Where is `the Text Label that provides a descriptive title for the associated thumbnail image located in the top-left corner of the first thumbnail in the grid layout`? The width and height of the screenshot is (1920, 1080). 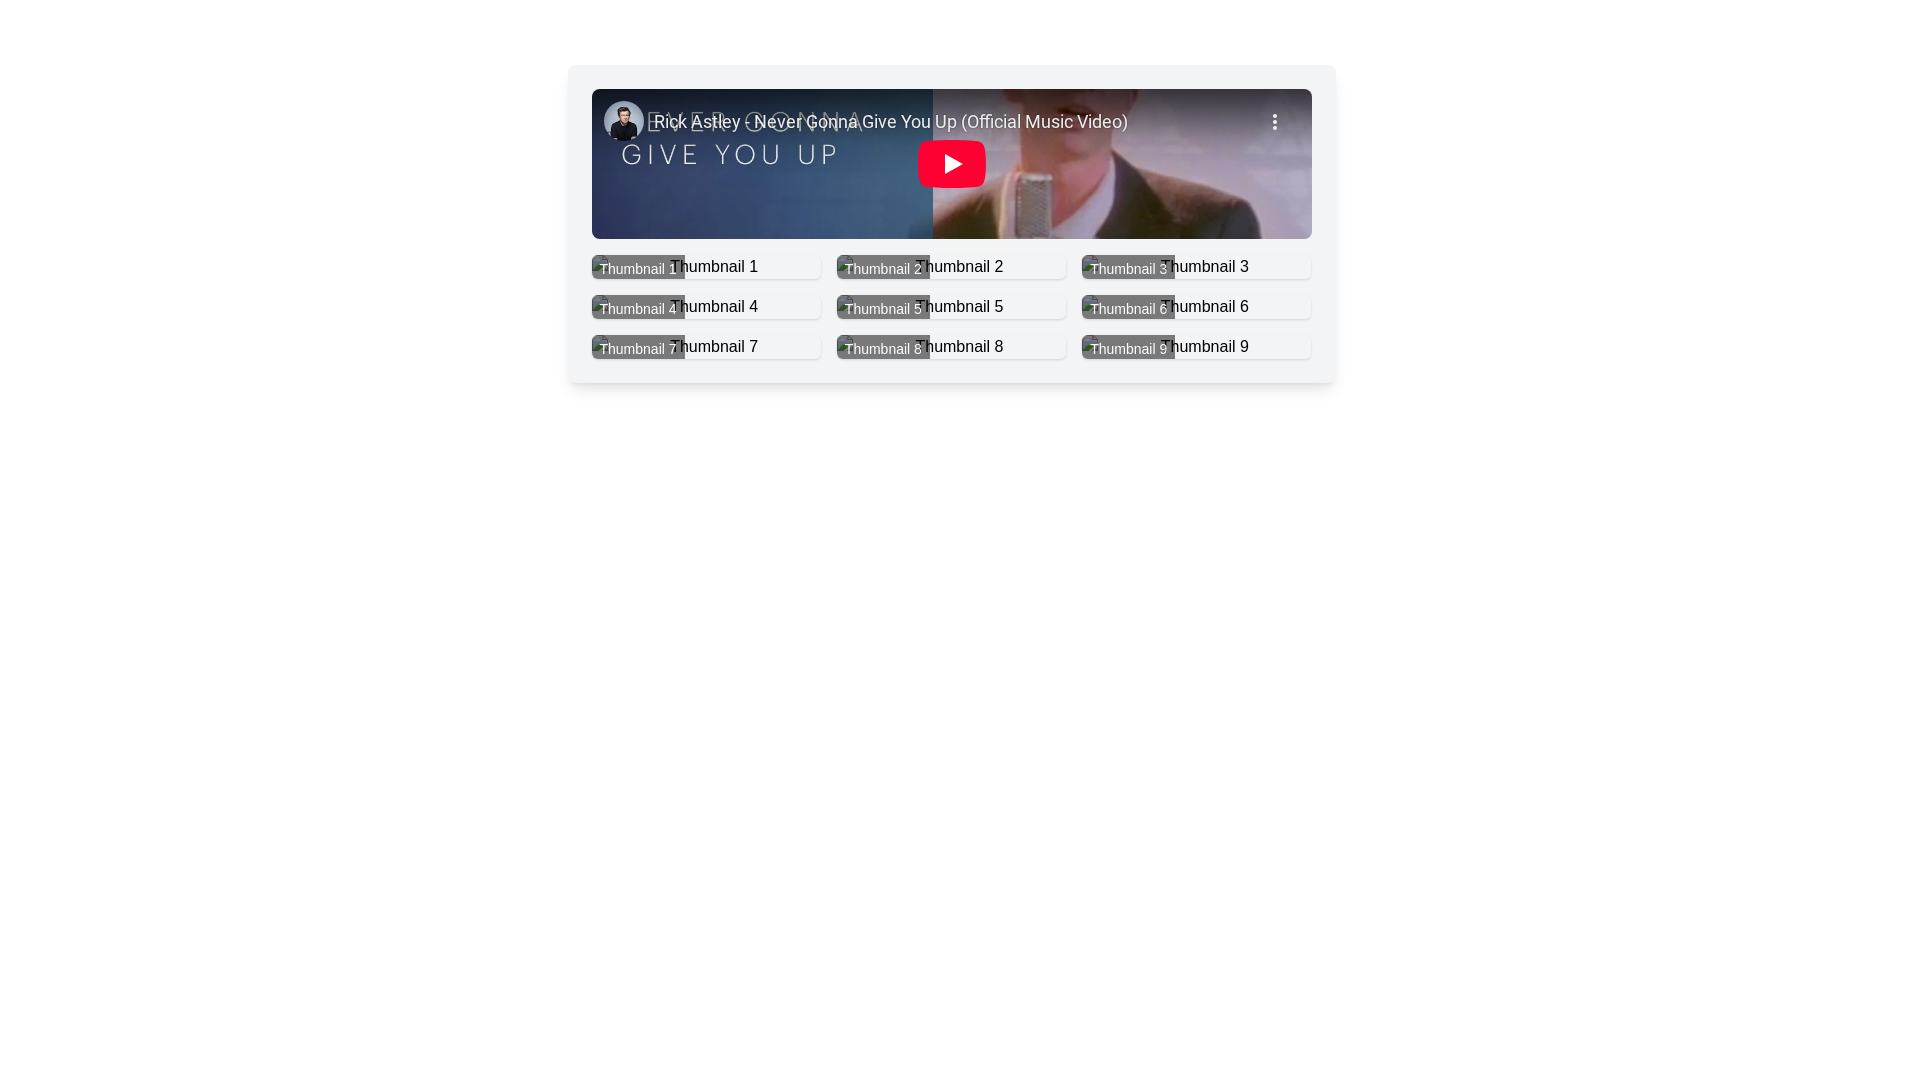 the Text Label that provides a descriptive title for the associated thumbnail image located in the top-left corner of the first thumbnail in the grid layout is located at coordinates (637, 268).